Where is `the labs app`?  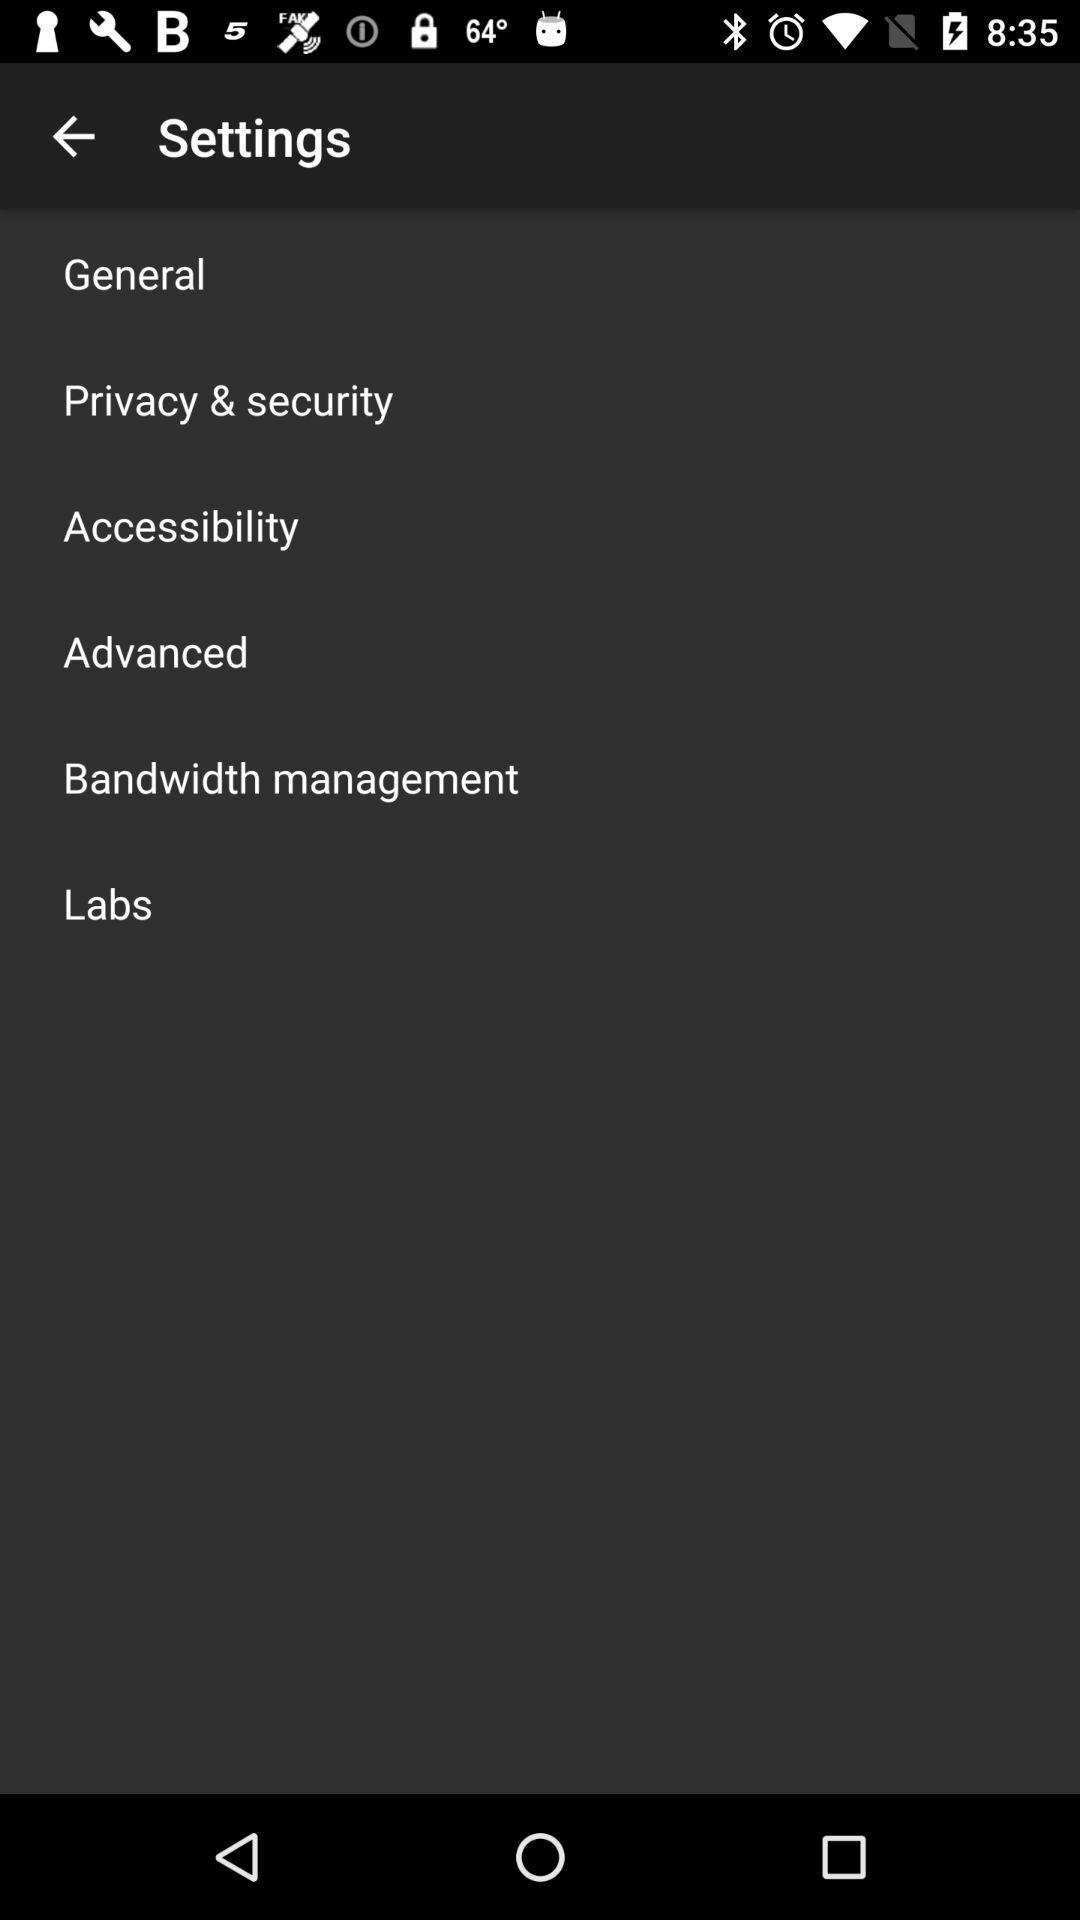 the labs app is located at coordinates (108, 901).